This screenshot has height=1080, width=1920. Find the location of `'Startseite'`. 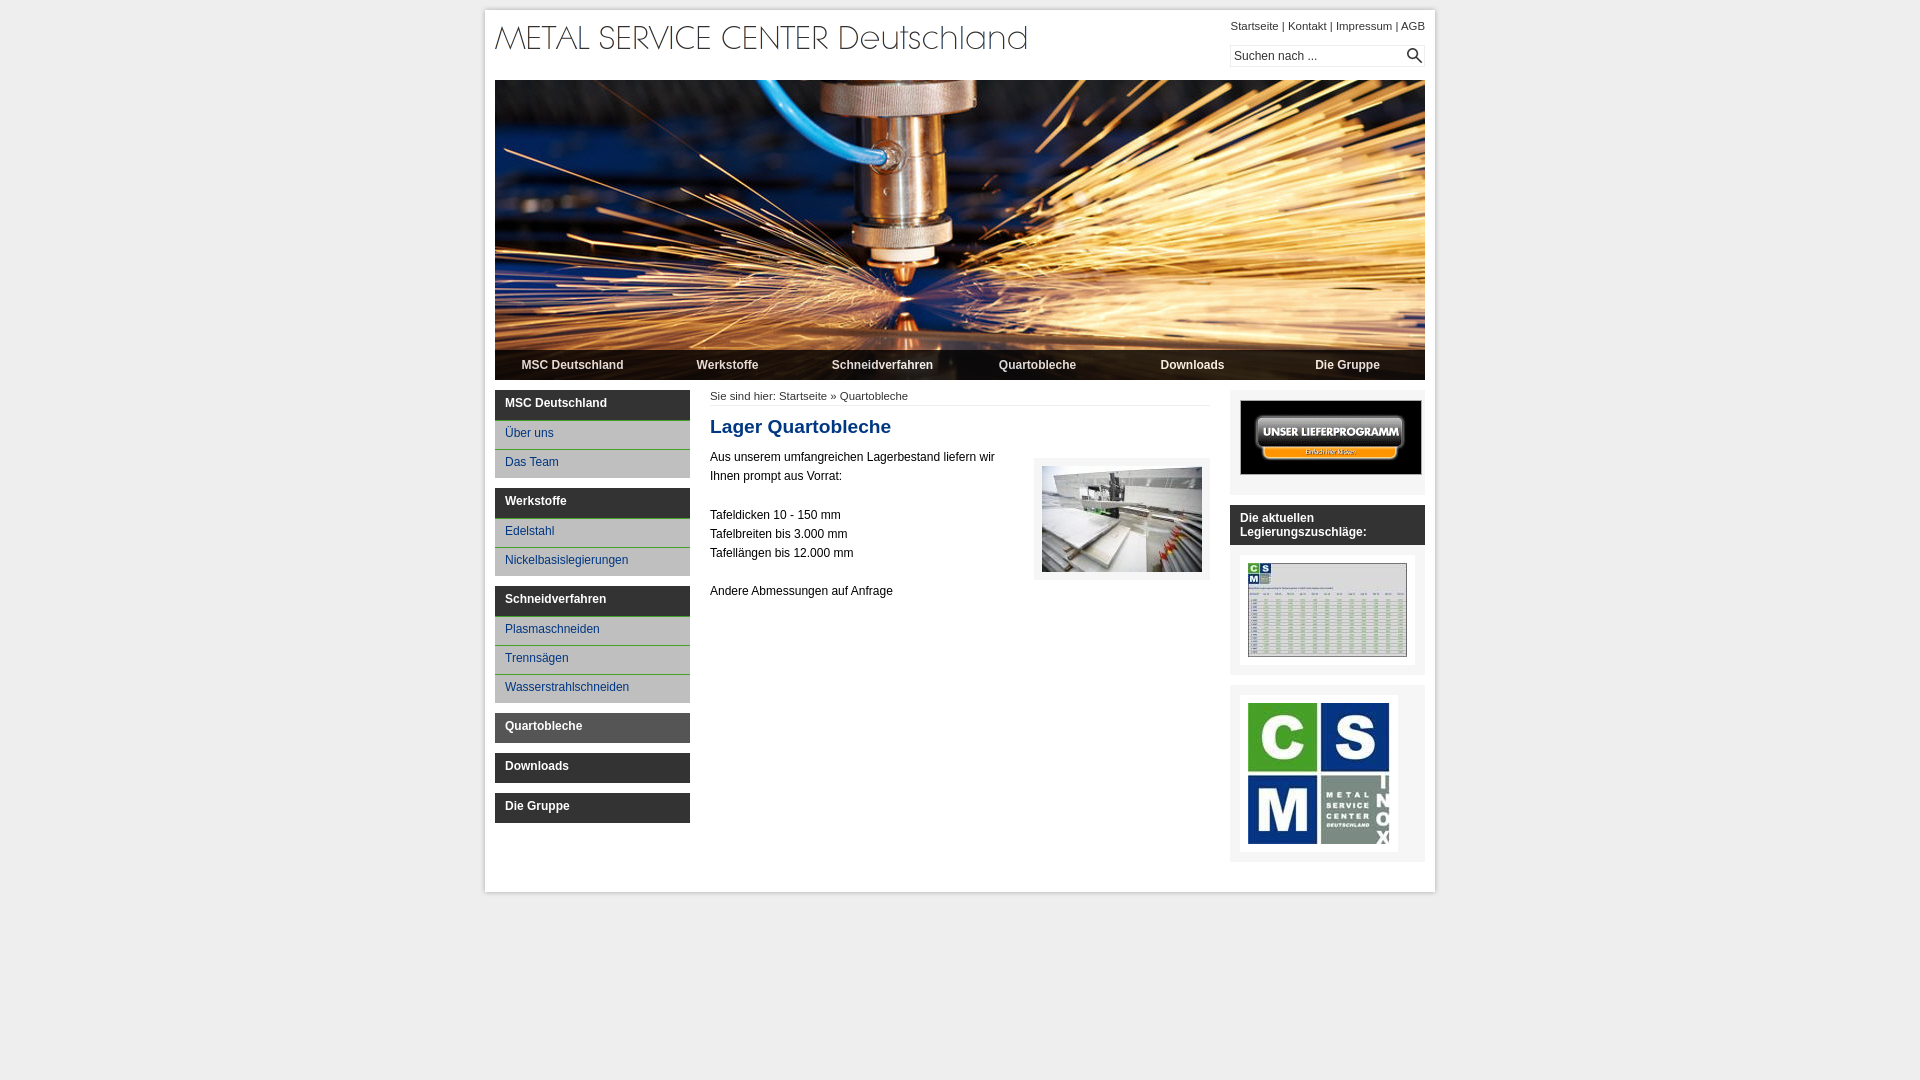

'Startseite' is located at coordinates (1253, 26).